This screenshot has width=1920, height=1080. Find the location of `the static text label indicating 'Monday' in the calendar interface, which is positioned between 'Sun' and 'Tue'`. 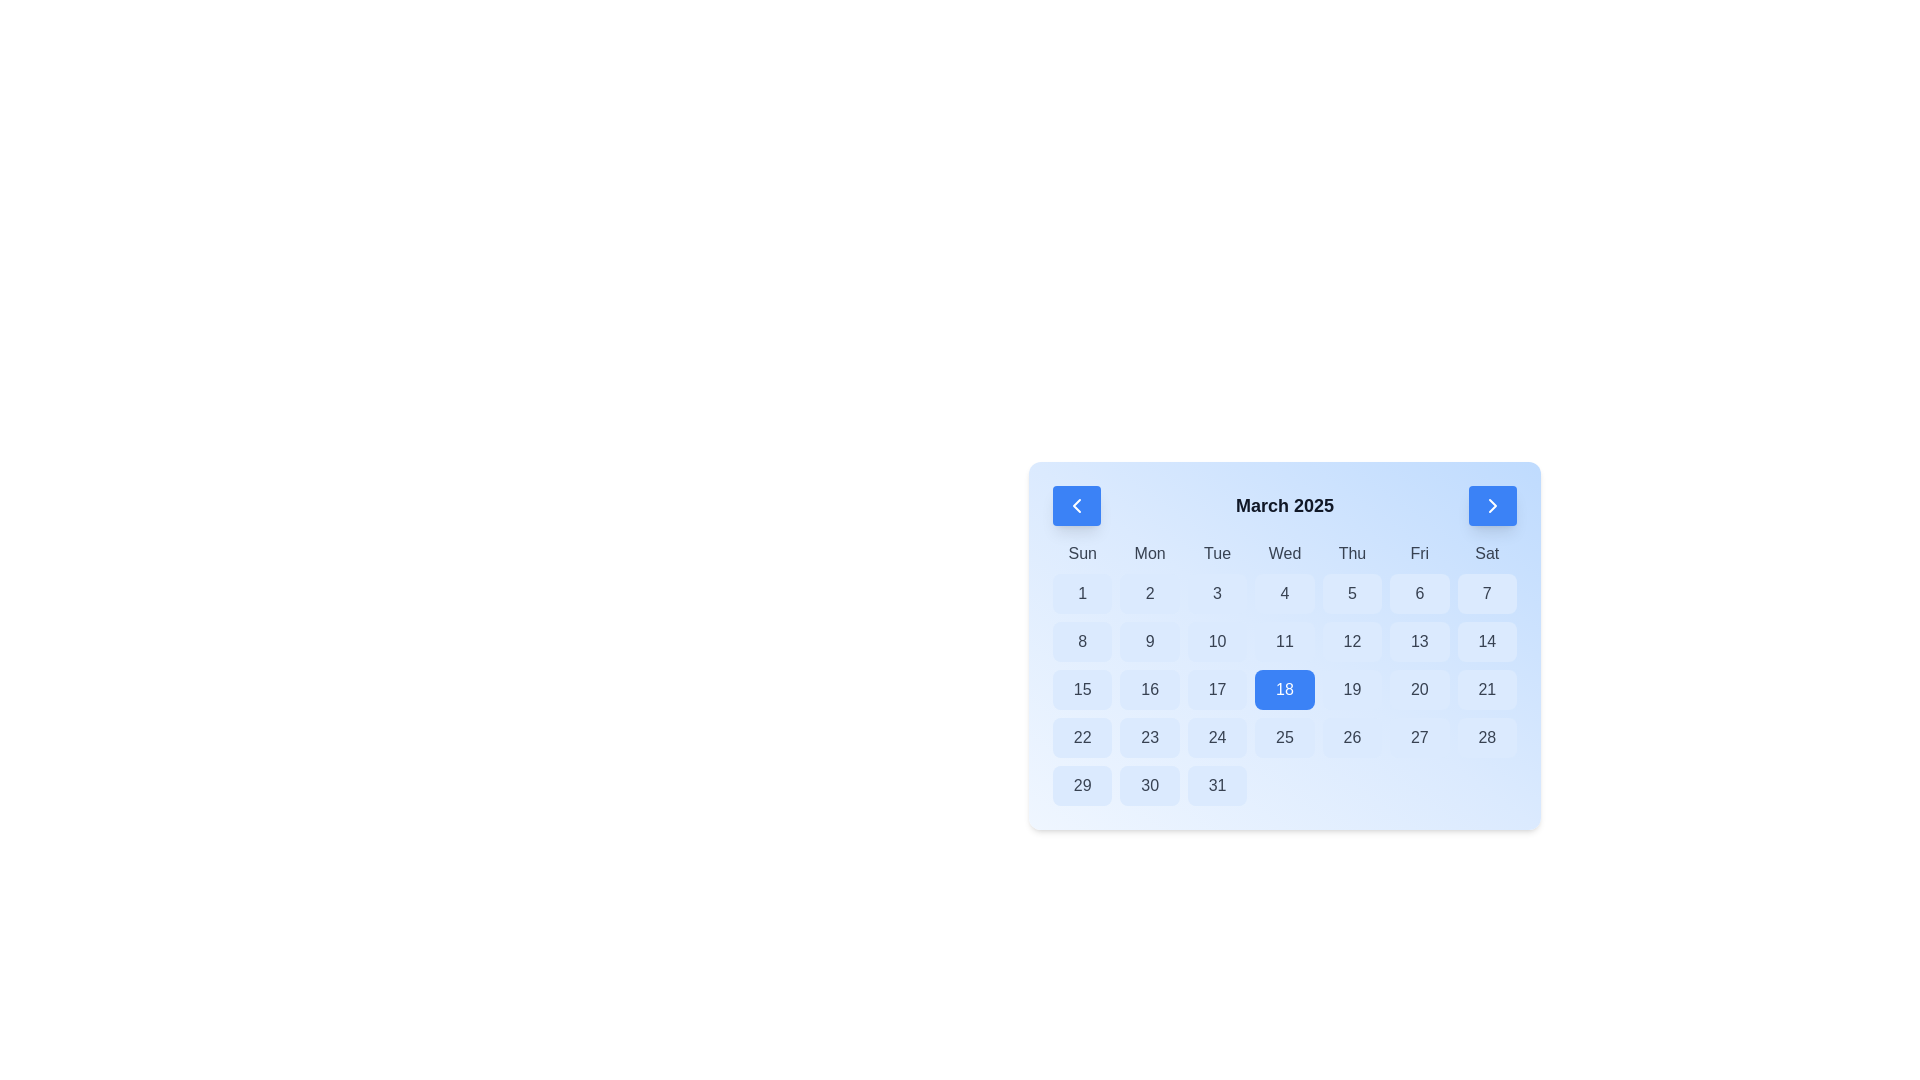

the static text label indicating 'Monday' in the calendar interface, which is positioned between 'Sun' and 'Tue' is located at coordinates (1150, 554).